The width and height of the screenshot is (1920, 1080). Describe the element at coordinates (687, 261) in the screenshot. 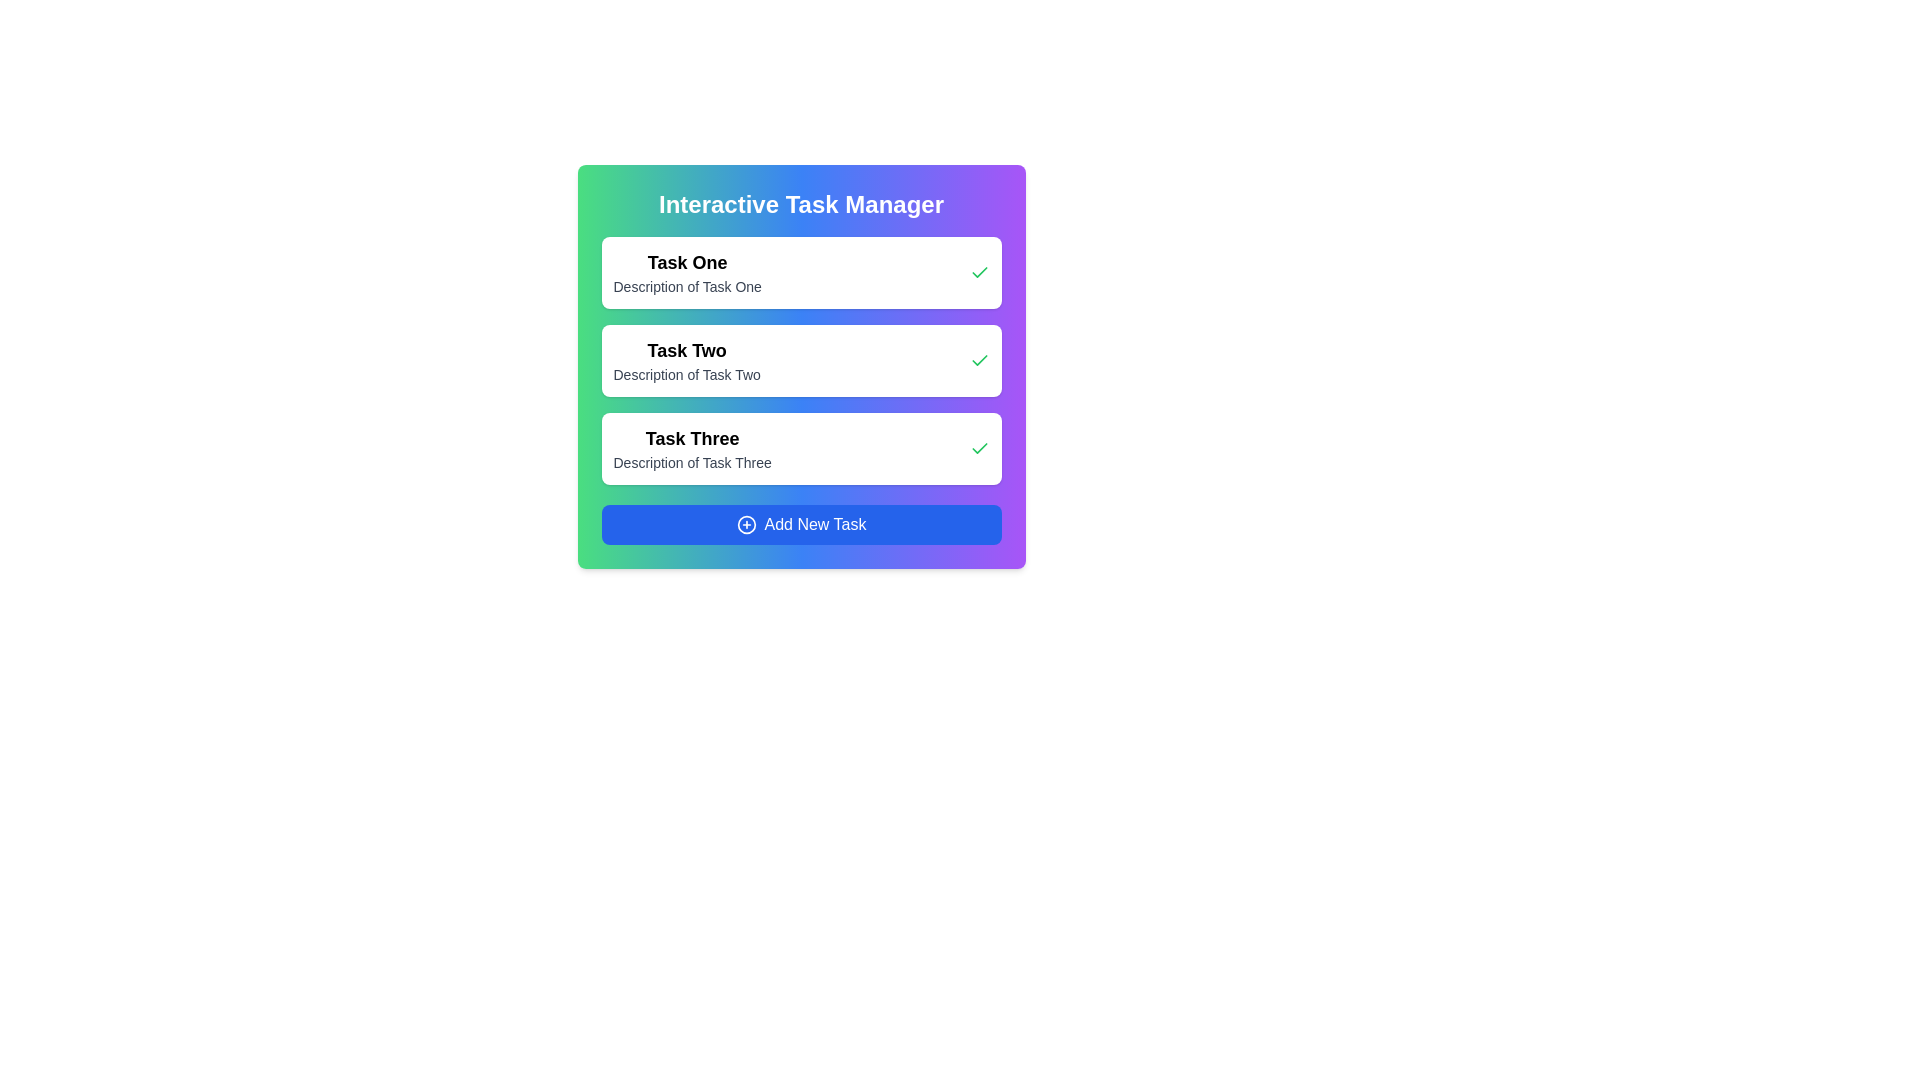

I see `the static text label displaying 'Task One' in bold black font for additional information` at that location.